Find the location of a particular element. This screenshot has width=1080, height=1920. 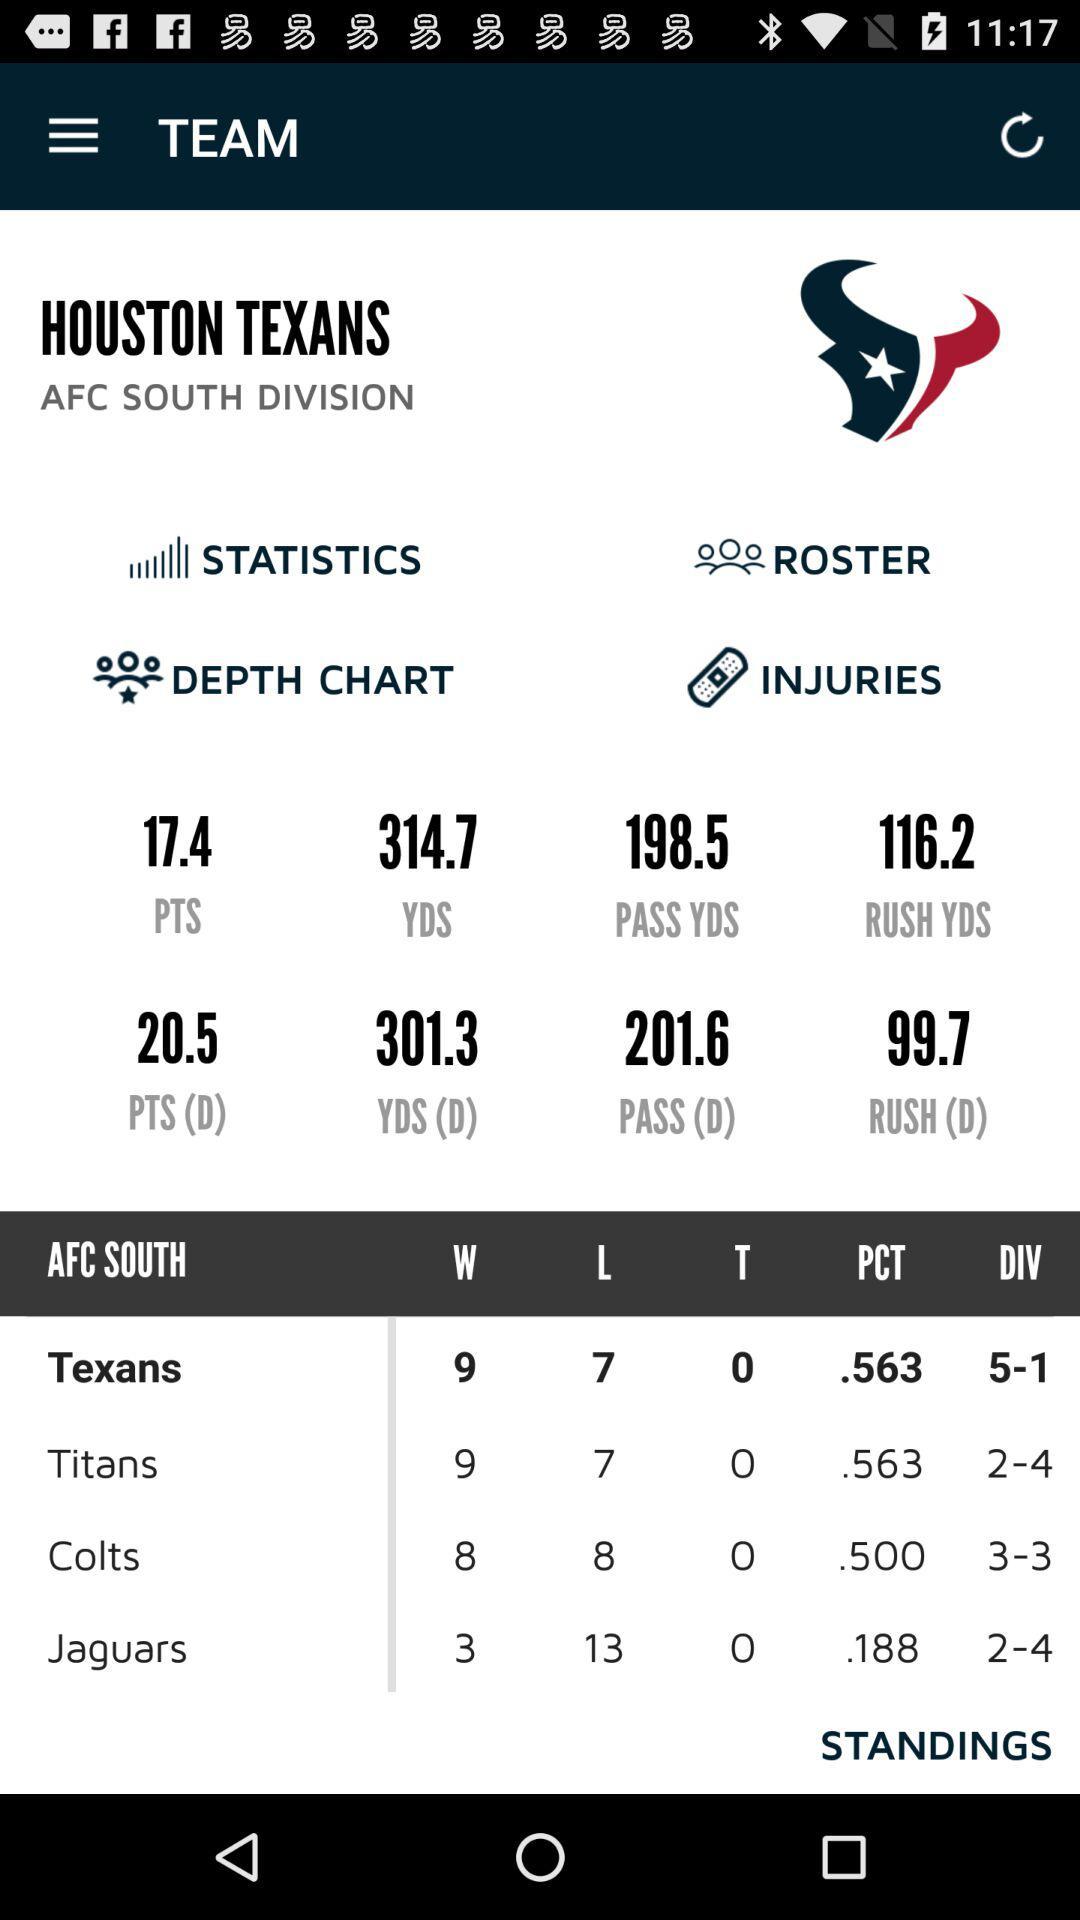

the item next to div is located at coordinates (880, 1262).